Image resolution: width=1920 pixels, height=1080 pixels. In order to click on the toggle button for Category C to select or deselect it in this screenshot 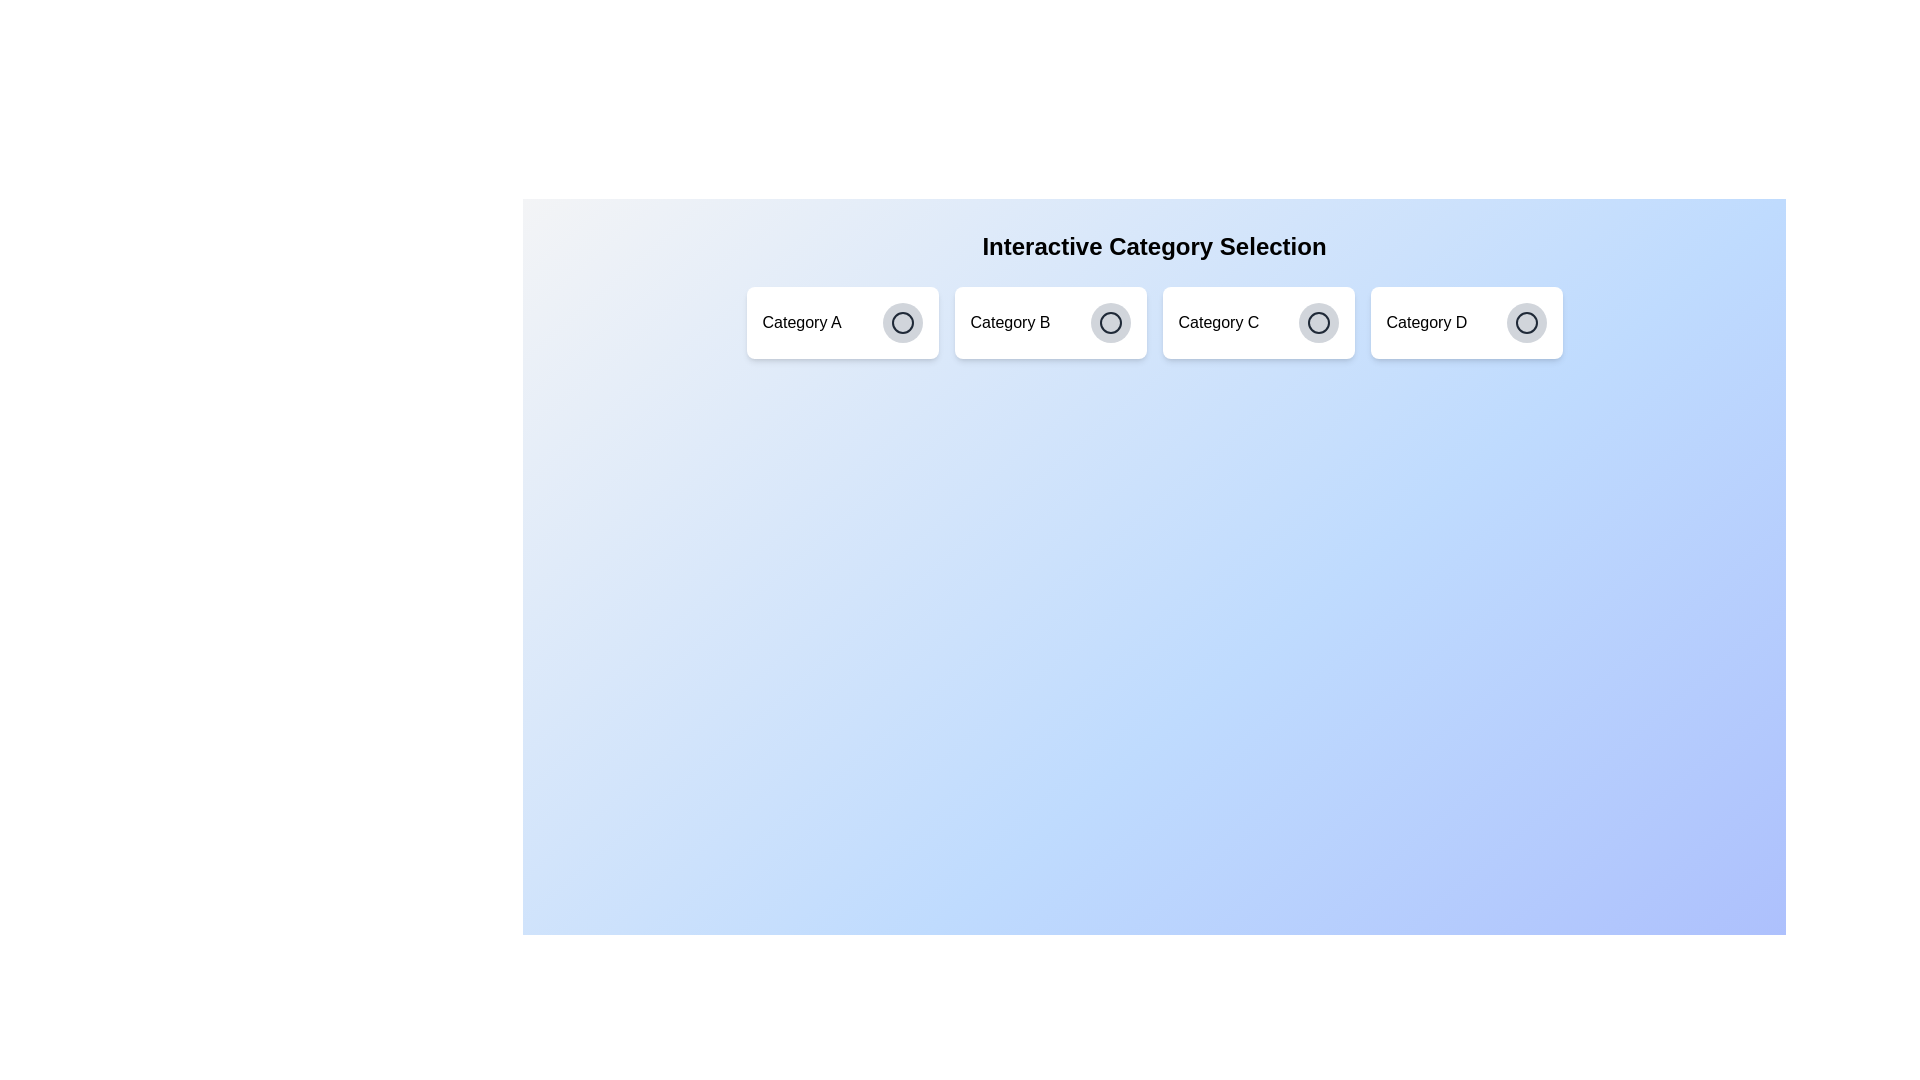, I will do `click(1318, 322)`.